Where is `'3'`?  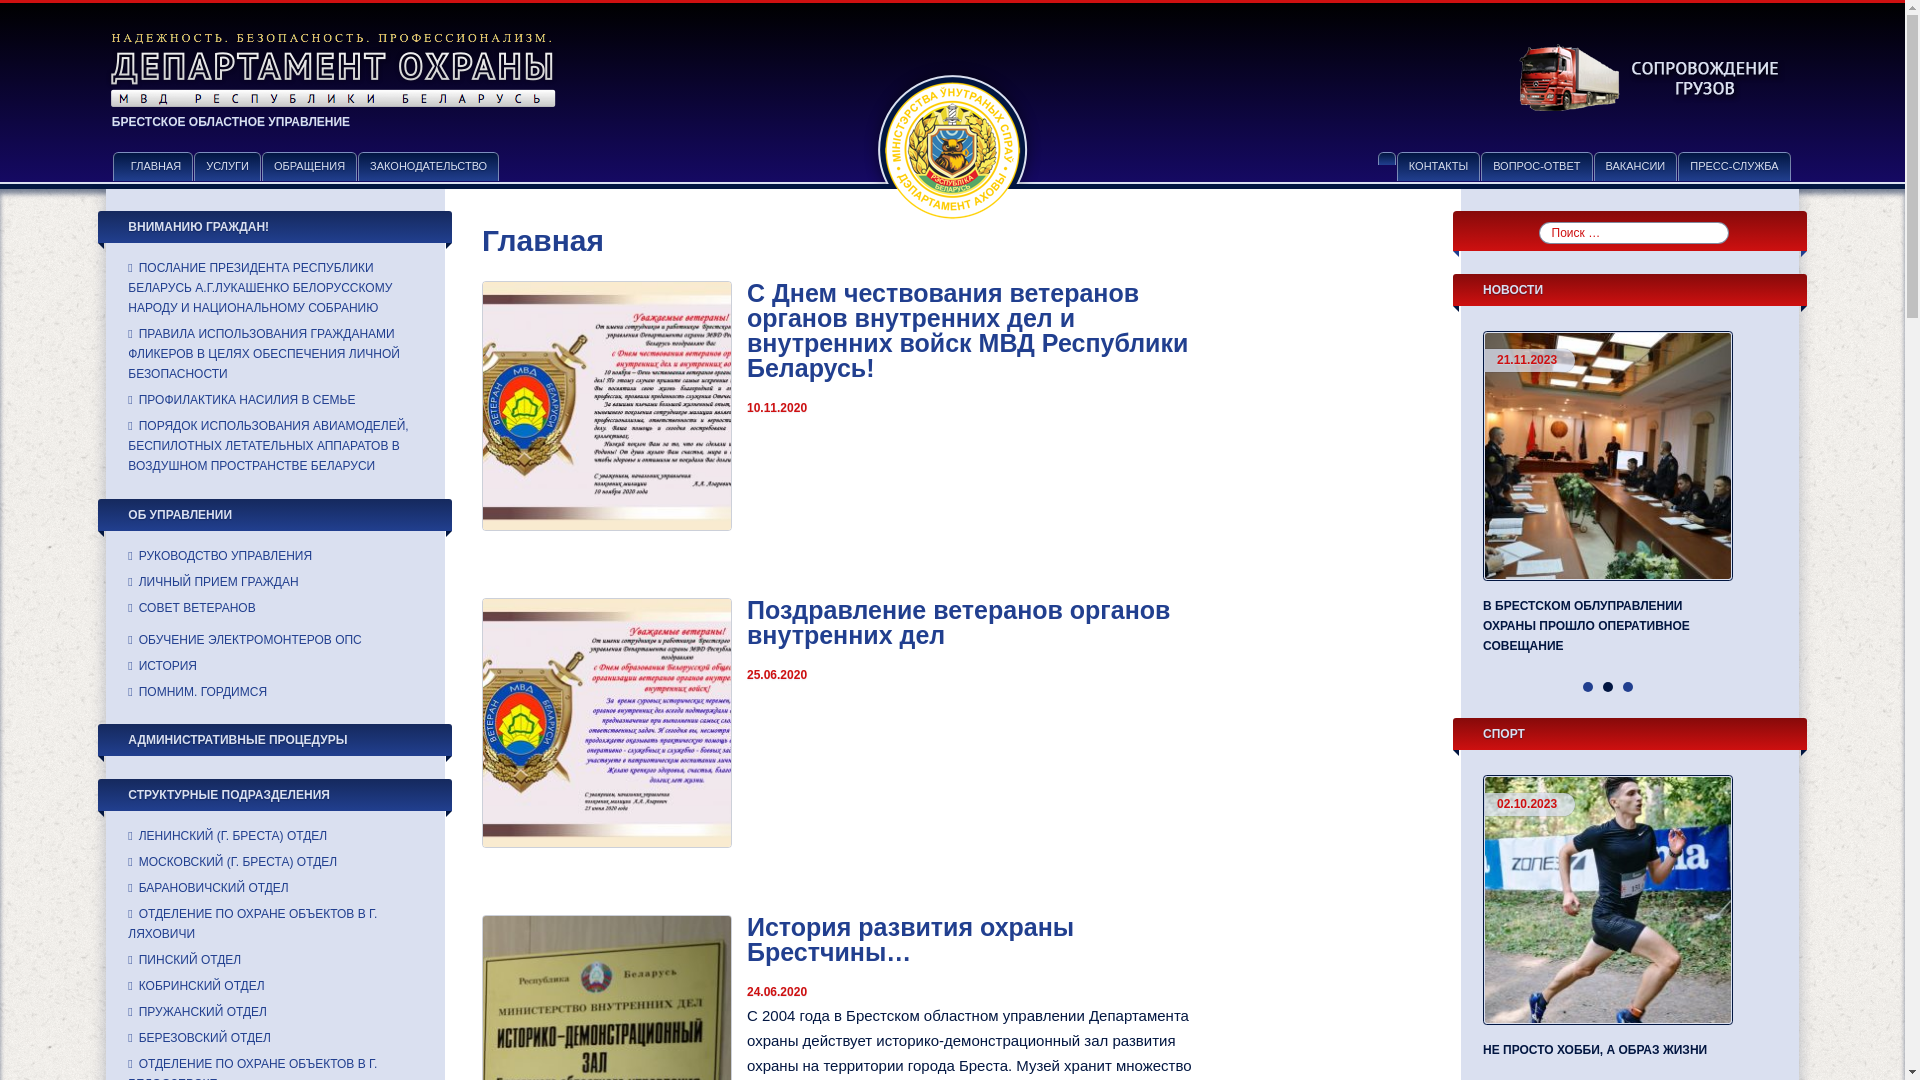 '3' is located at coordinates (1627, 685).